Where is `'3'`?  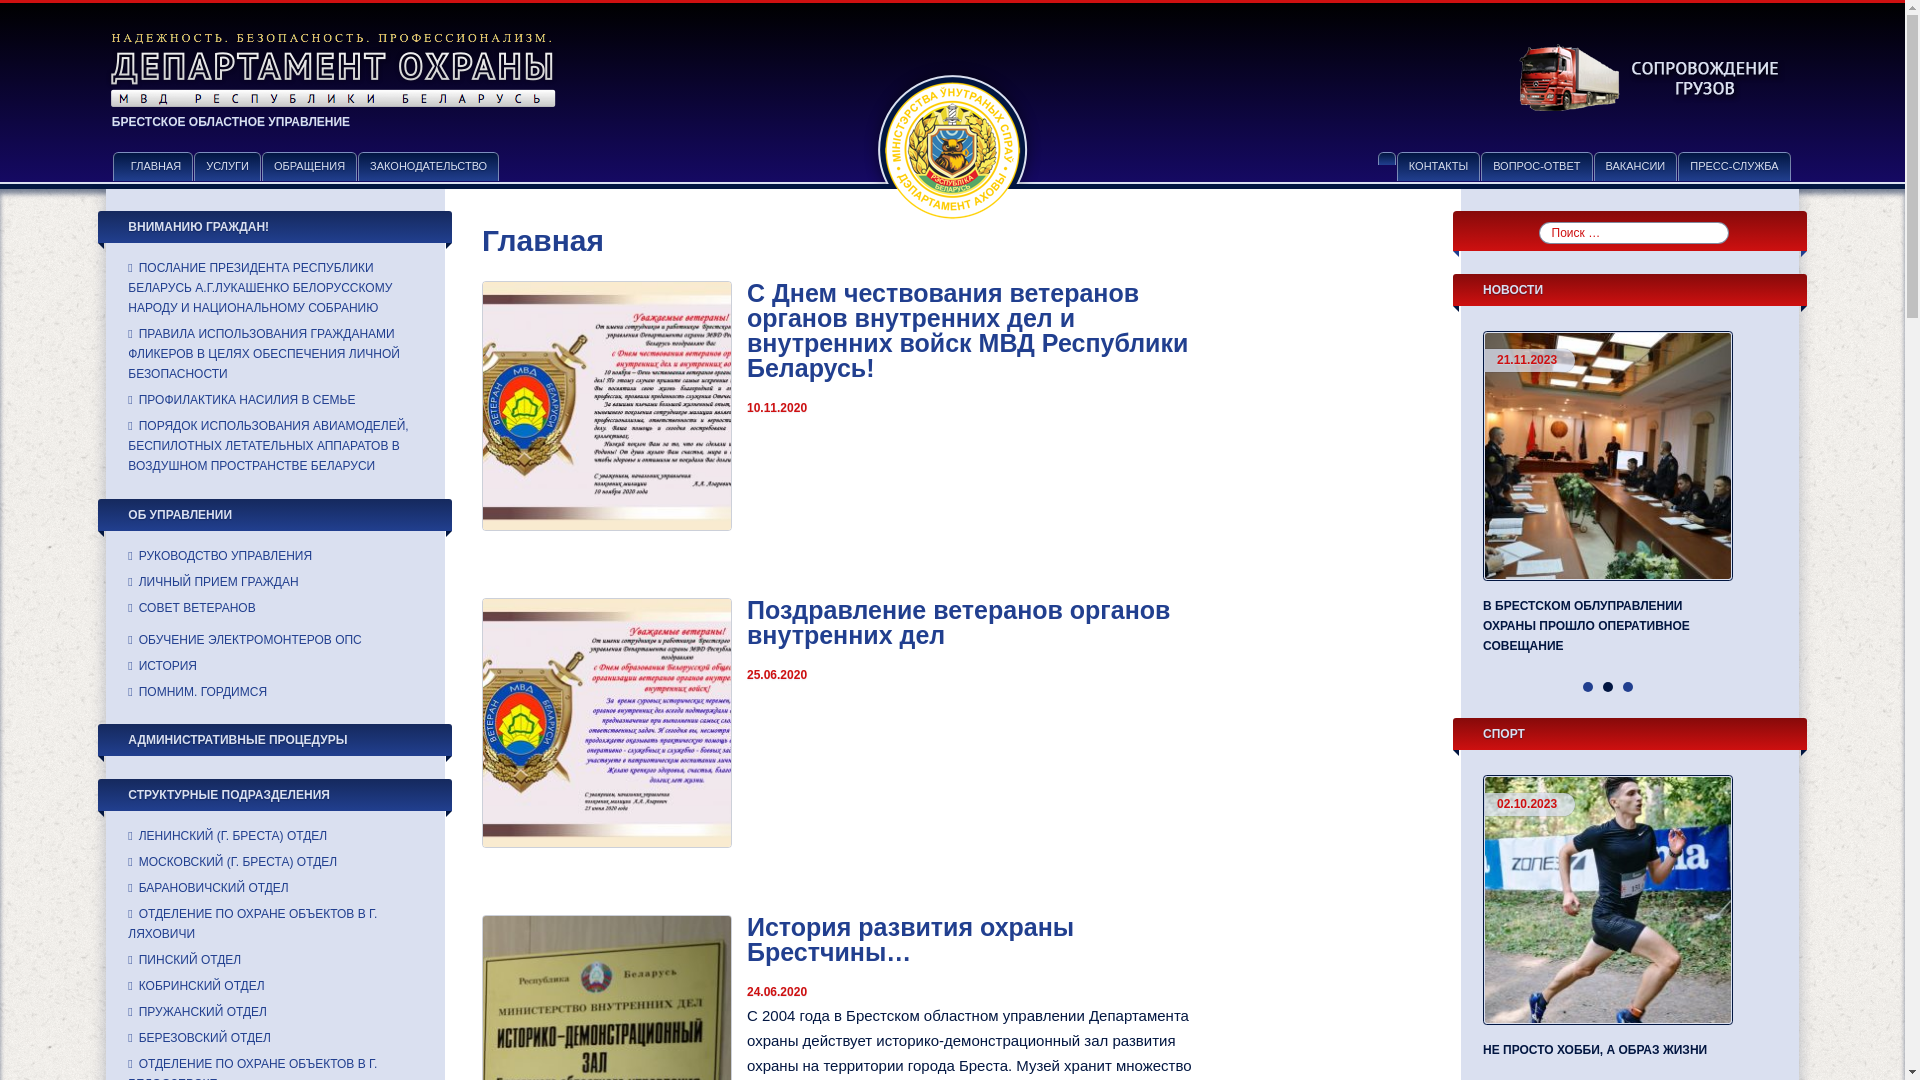 '3' is located at coordinates (1627, 685).